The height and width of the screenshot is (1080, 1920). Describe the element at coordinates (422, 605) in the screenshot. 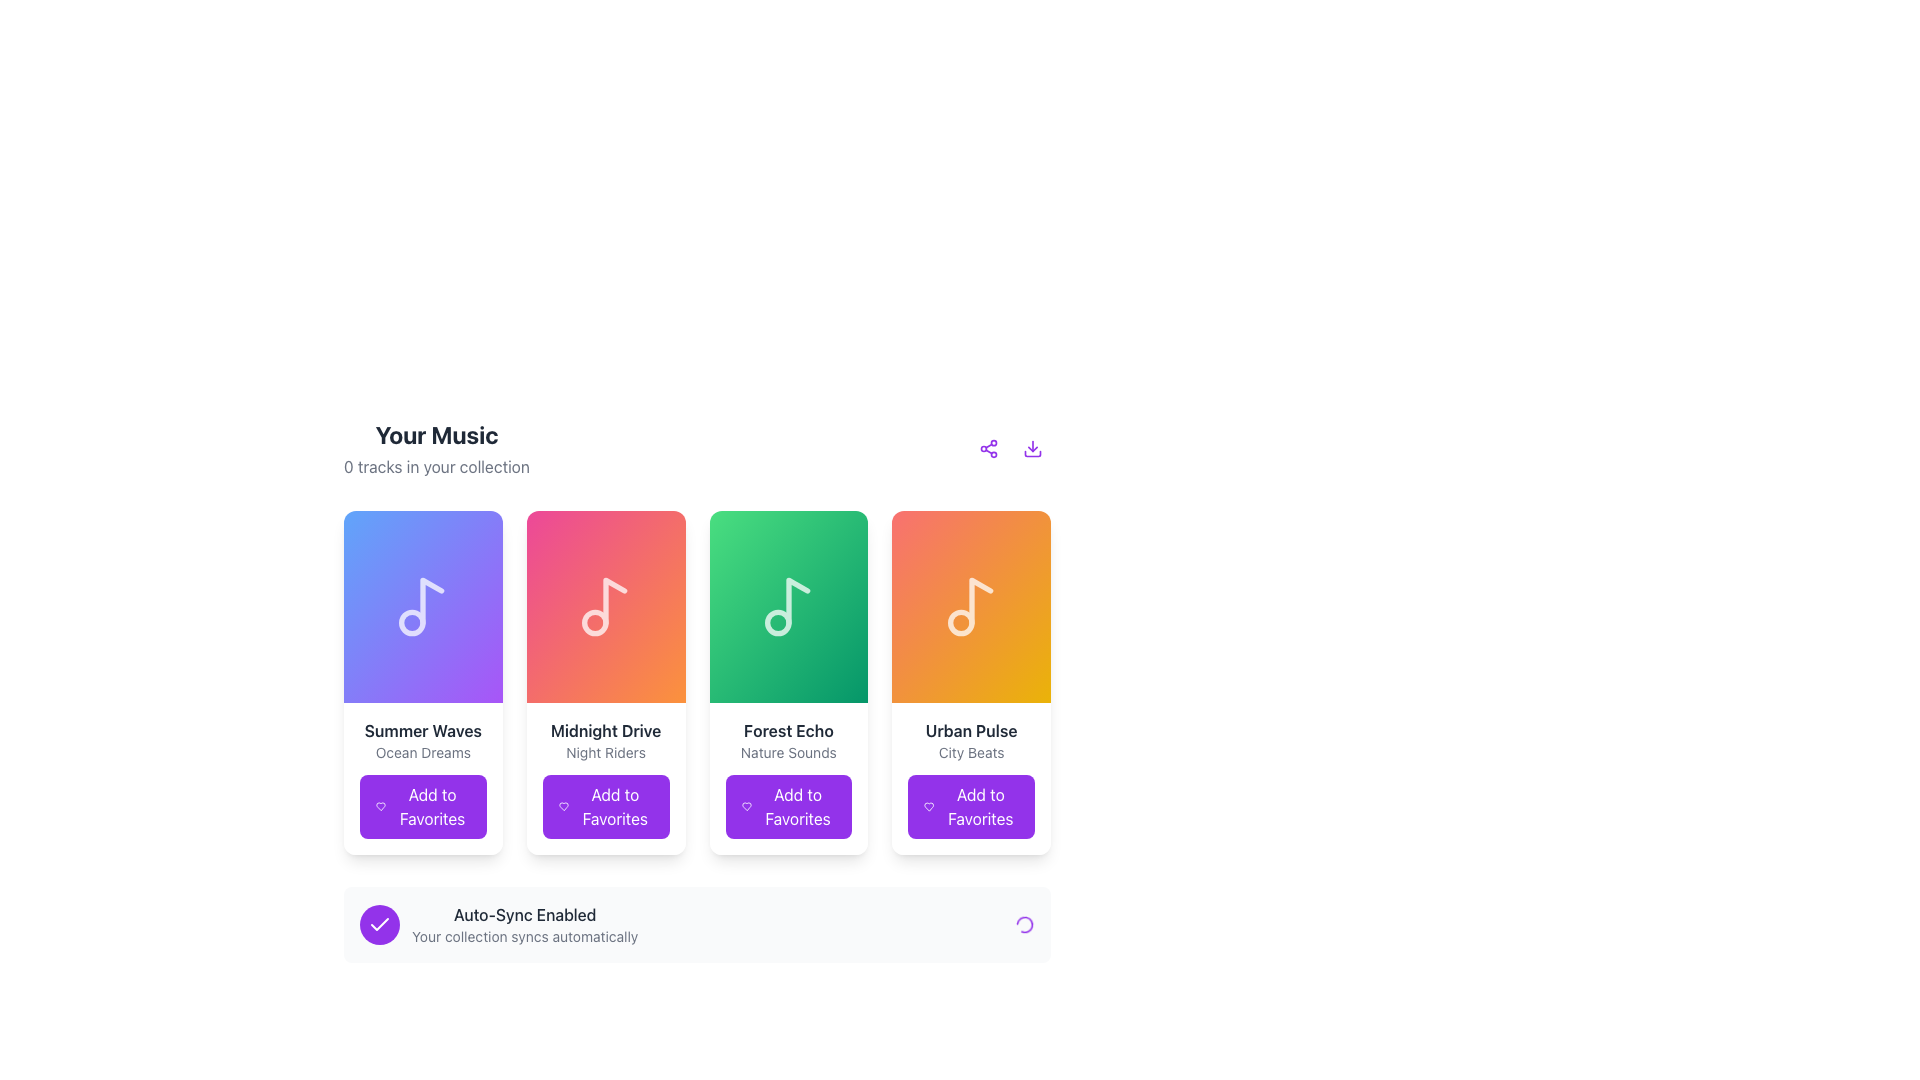

I see `the musical note icon, which is a semi-transparent SVG graphic located in the first music card on the left side of the interface` at that location.